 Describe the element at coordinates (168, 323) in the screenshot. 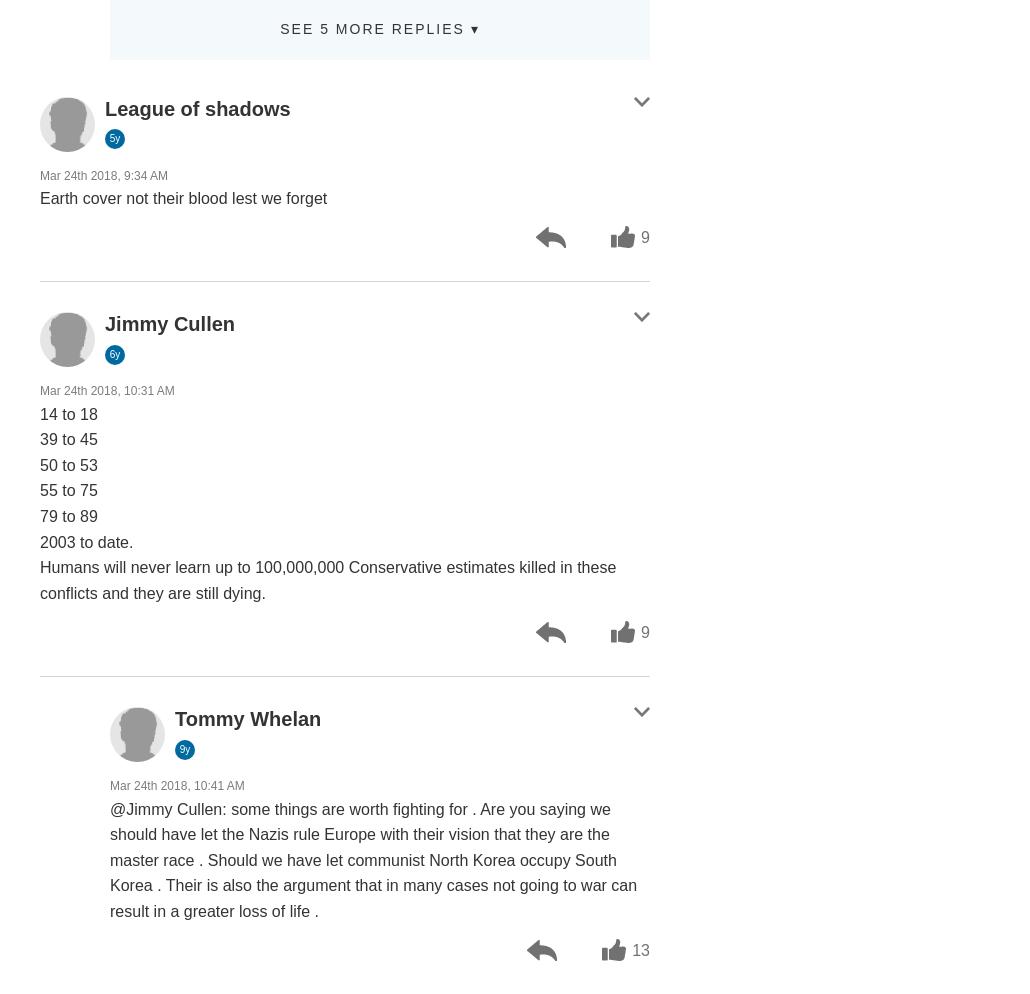

I see `'Jimmy Cullen'` at that location.